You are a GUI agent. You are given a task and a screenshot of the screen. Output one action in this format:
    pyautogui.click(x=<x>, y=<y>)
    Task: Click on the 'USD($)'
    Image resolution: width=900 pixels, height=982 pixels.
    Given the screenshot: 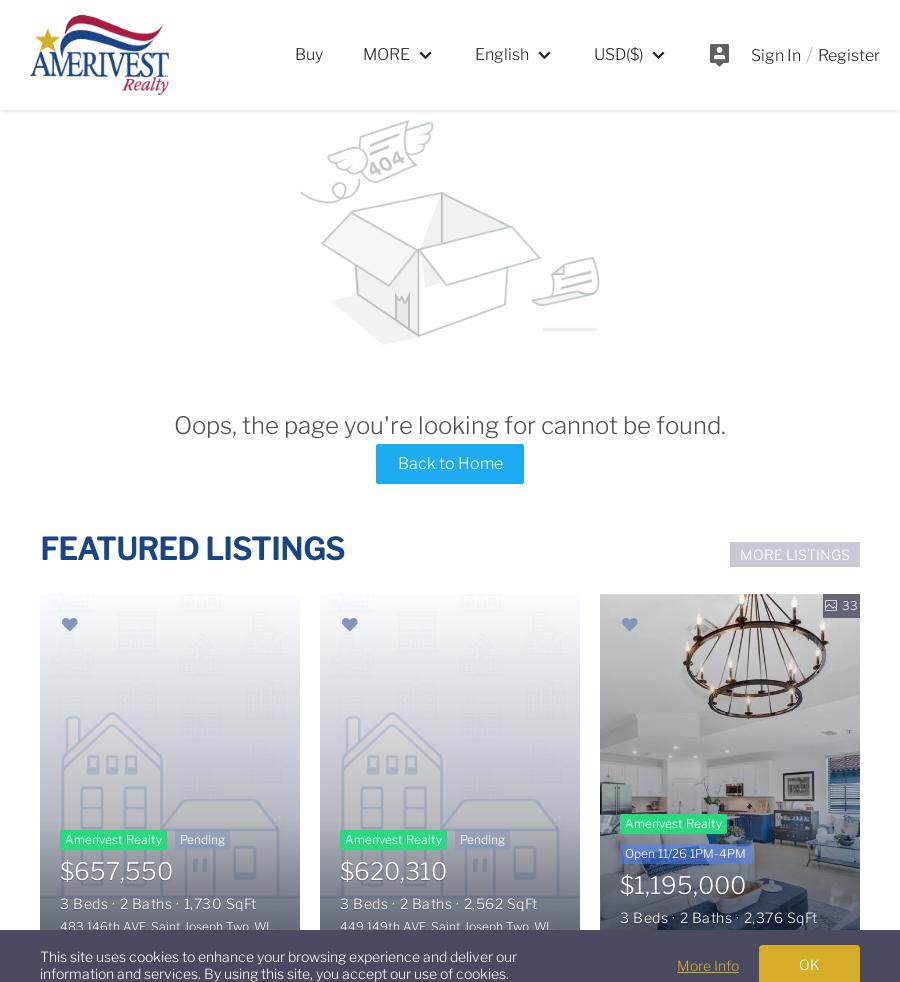 What is the action you would take?
    pyautogui.click(x=618, y=53)
    